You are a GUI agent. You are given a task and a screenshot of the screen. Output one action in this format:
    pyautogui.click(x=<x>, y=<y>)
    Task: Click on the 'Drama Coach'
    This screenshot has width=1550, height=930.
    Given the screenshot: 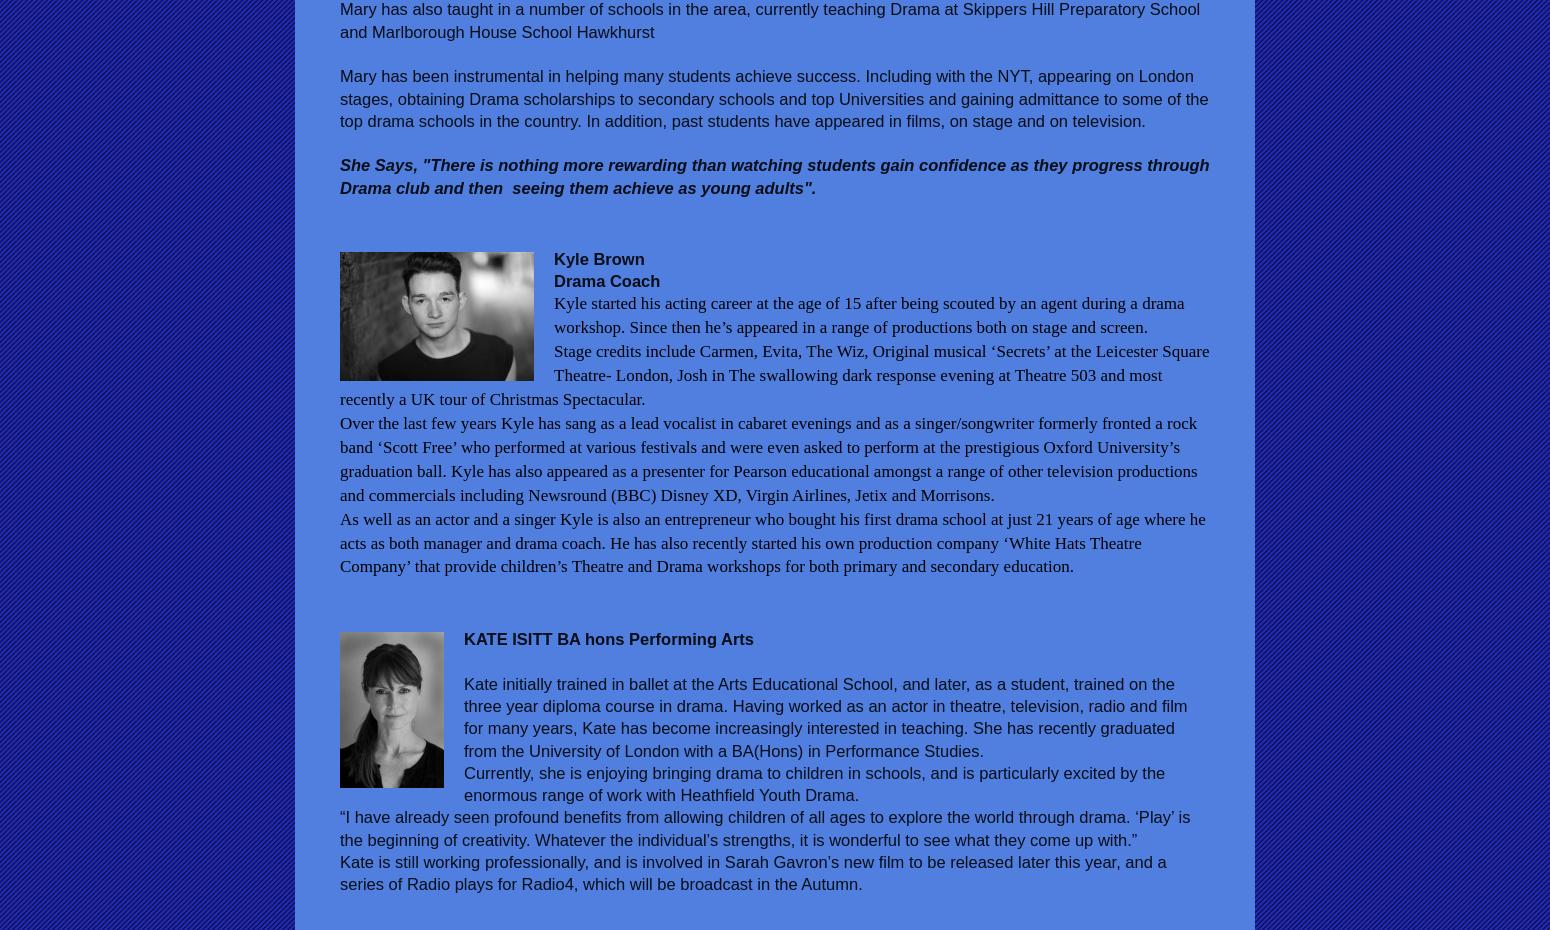 What is the action you would take?
    pyautogui.click(x=553, y=280)
    